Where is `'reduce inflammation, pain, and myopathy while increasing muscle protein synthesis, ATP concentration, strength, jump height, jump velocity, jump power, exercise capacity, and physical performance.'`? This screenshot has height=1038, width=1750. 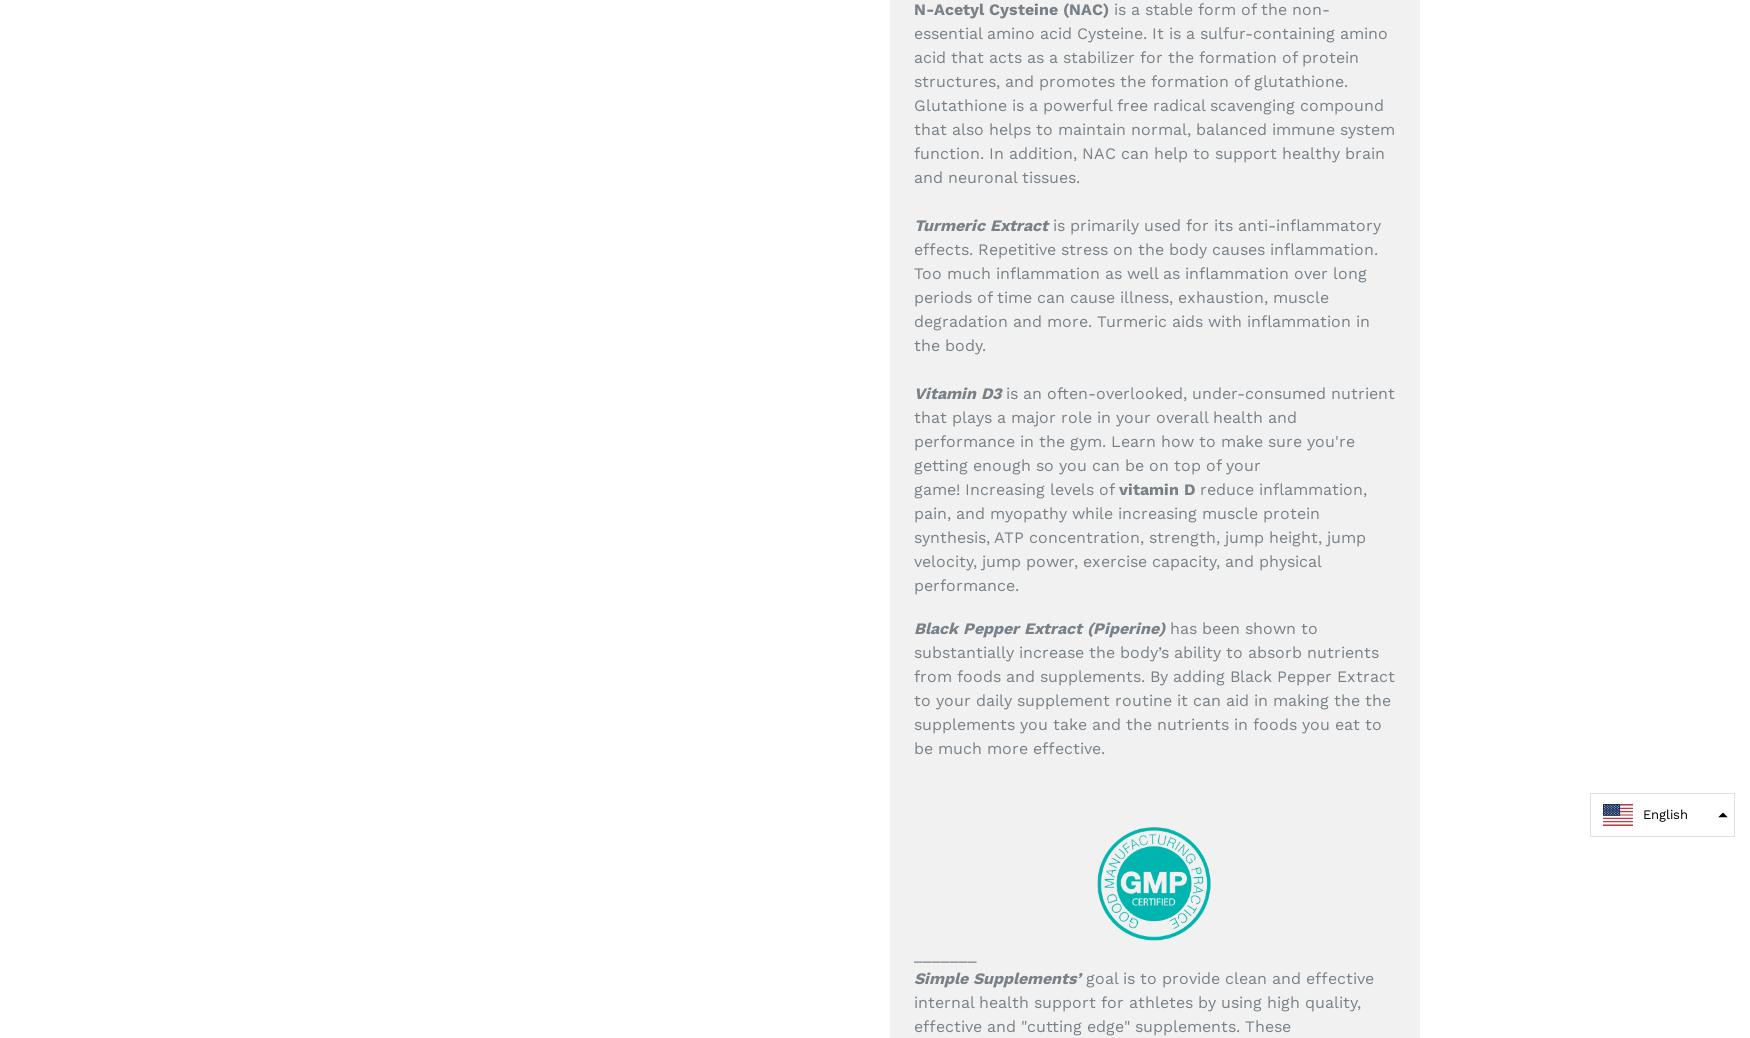 'reduce inflammation, pain, and myopathy while increasing muscle protein synthesis, ATP concentration, strength, jump height, jump velocity, jump power, exercise capacity, and physical performance.' is located at coordinates (1139, 535).